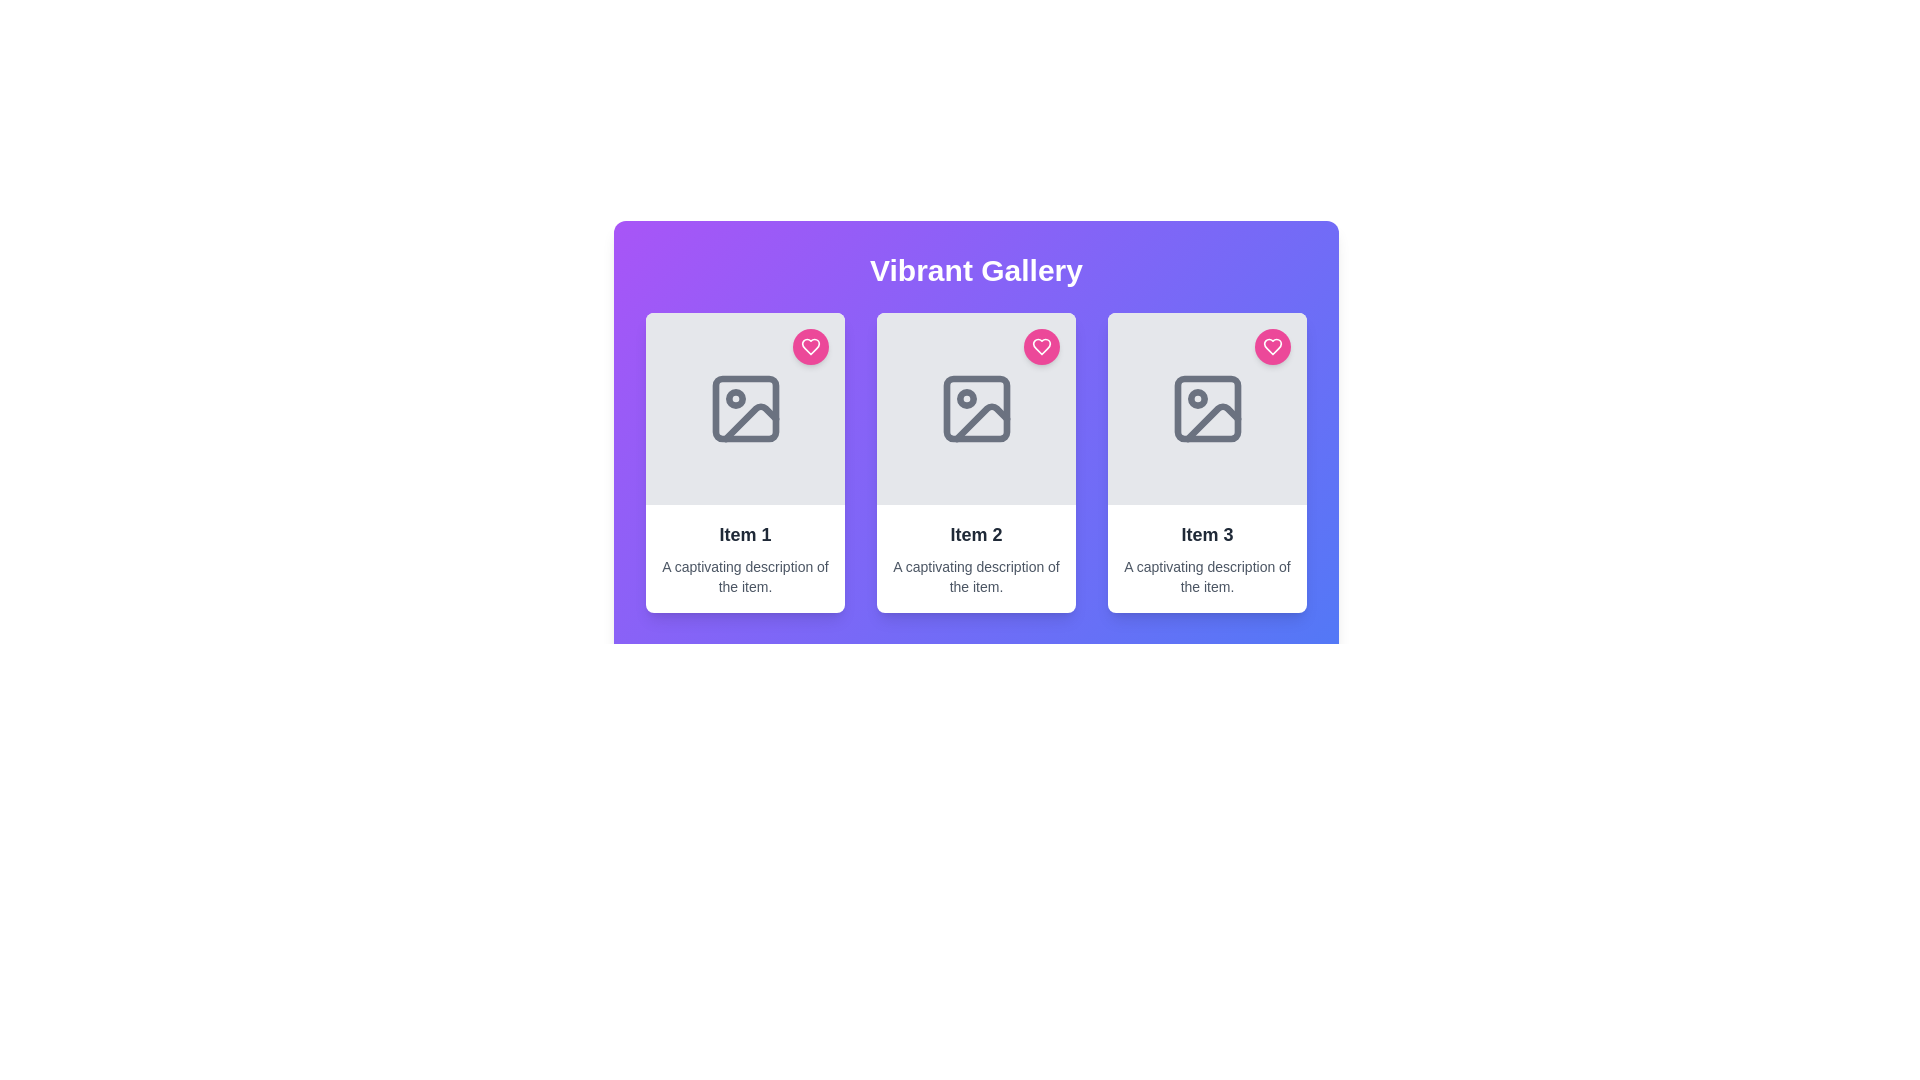 The image size is (1920, 1080). Describe the element at coordinates (976, 577) in the screenshot. I see `the descriptive text element located directly below the header 'Item 2' in the second card of the gallery` at that location.